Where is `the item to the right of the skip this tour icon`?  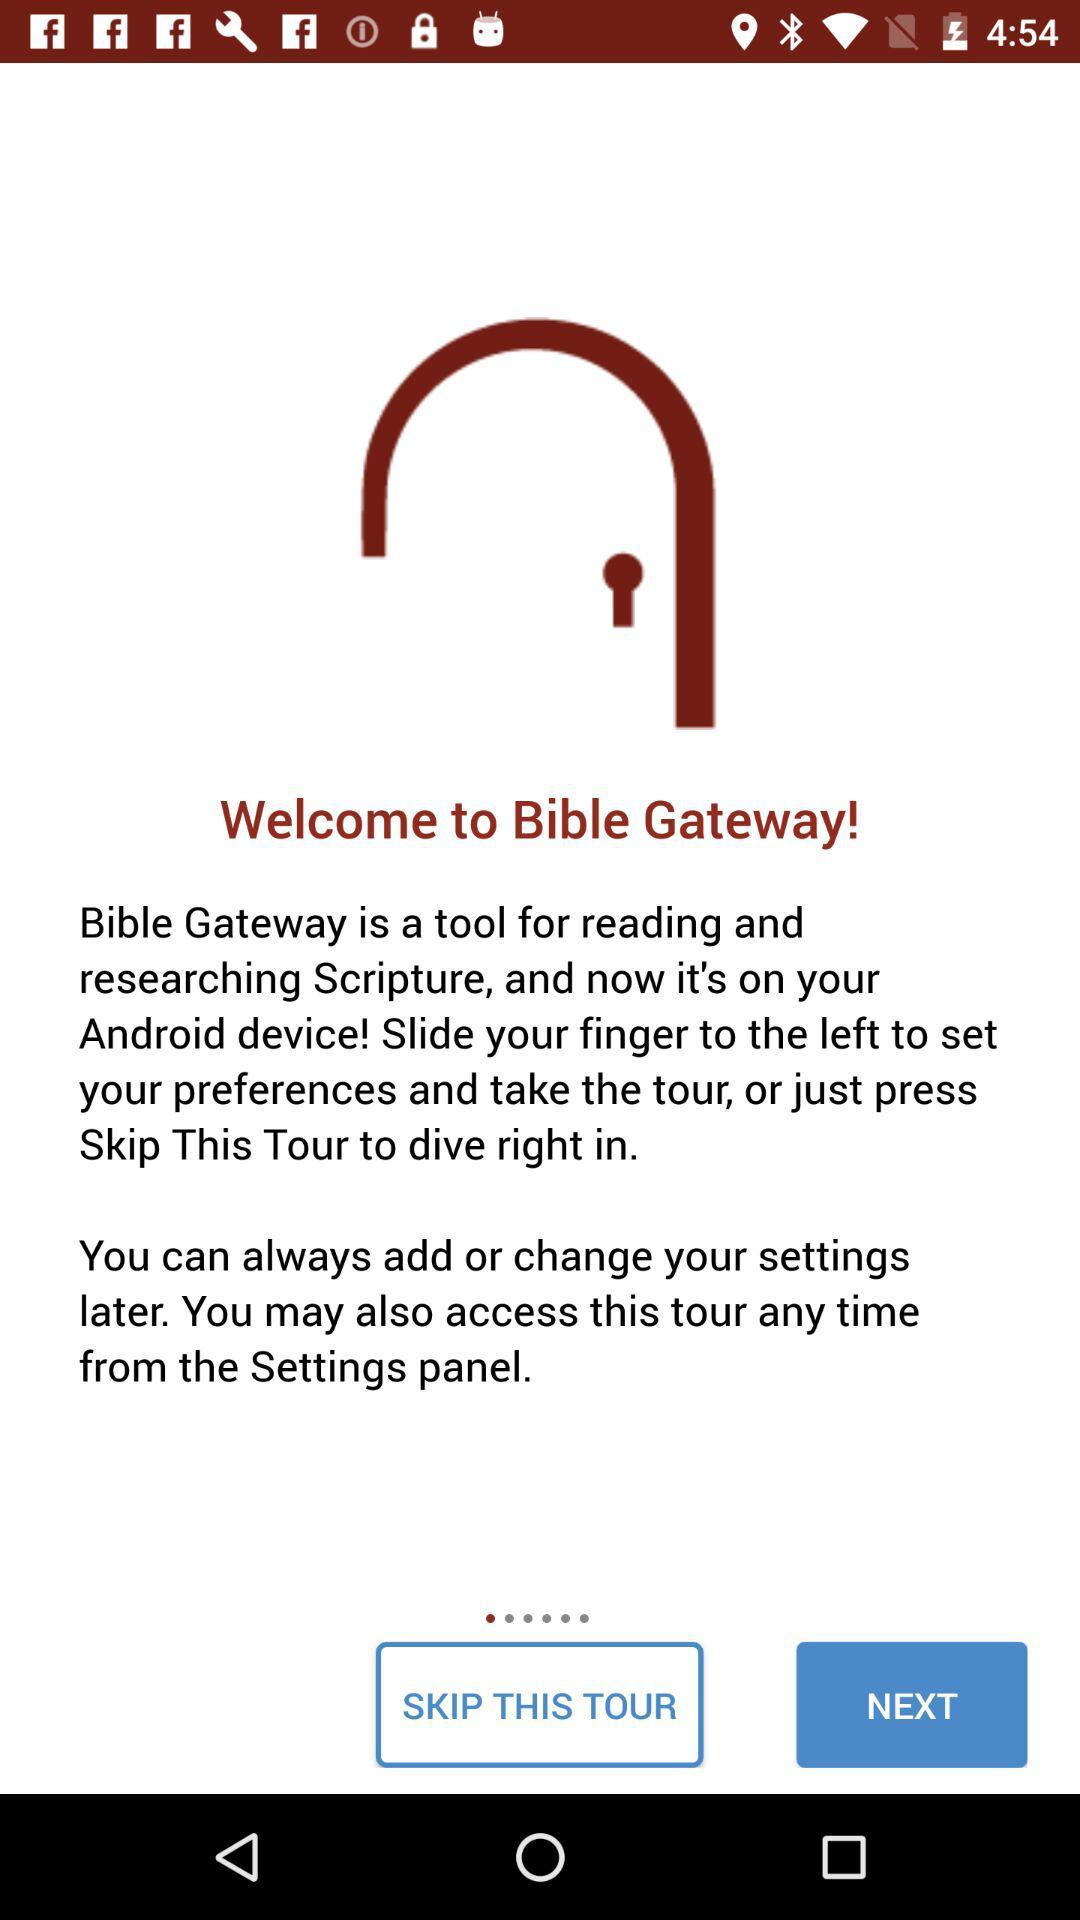 the item to the right of the skip this tour icon is located at coordinates (911, 1703).